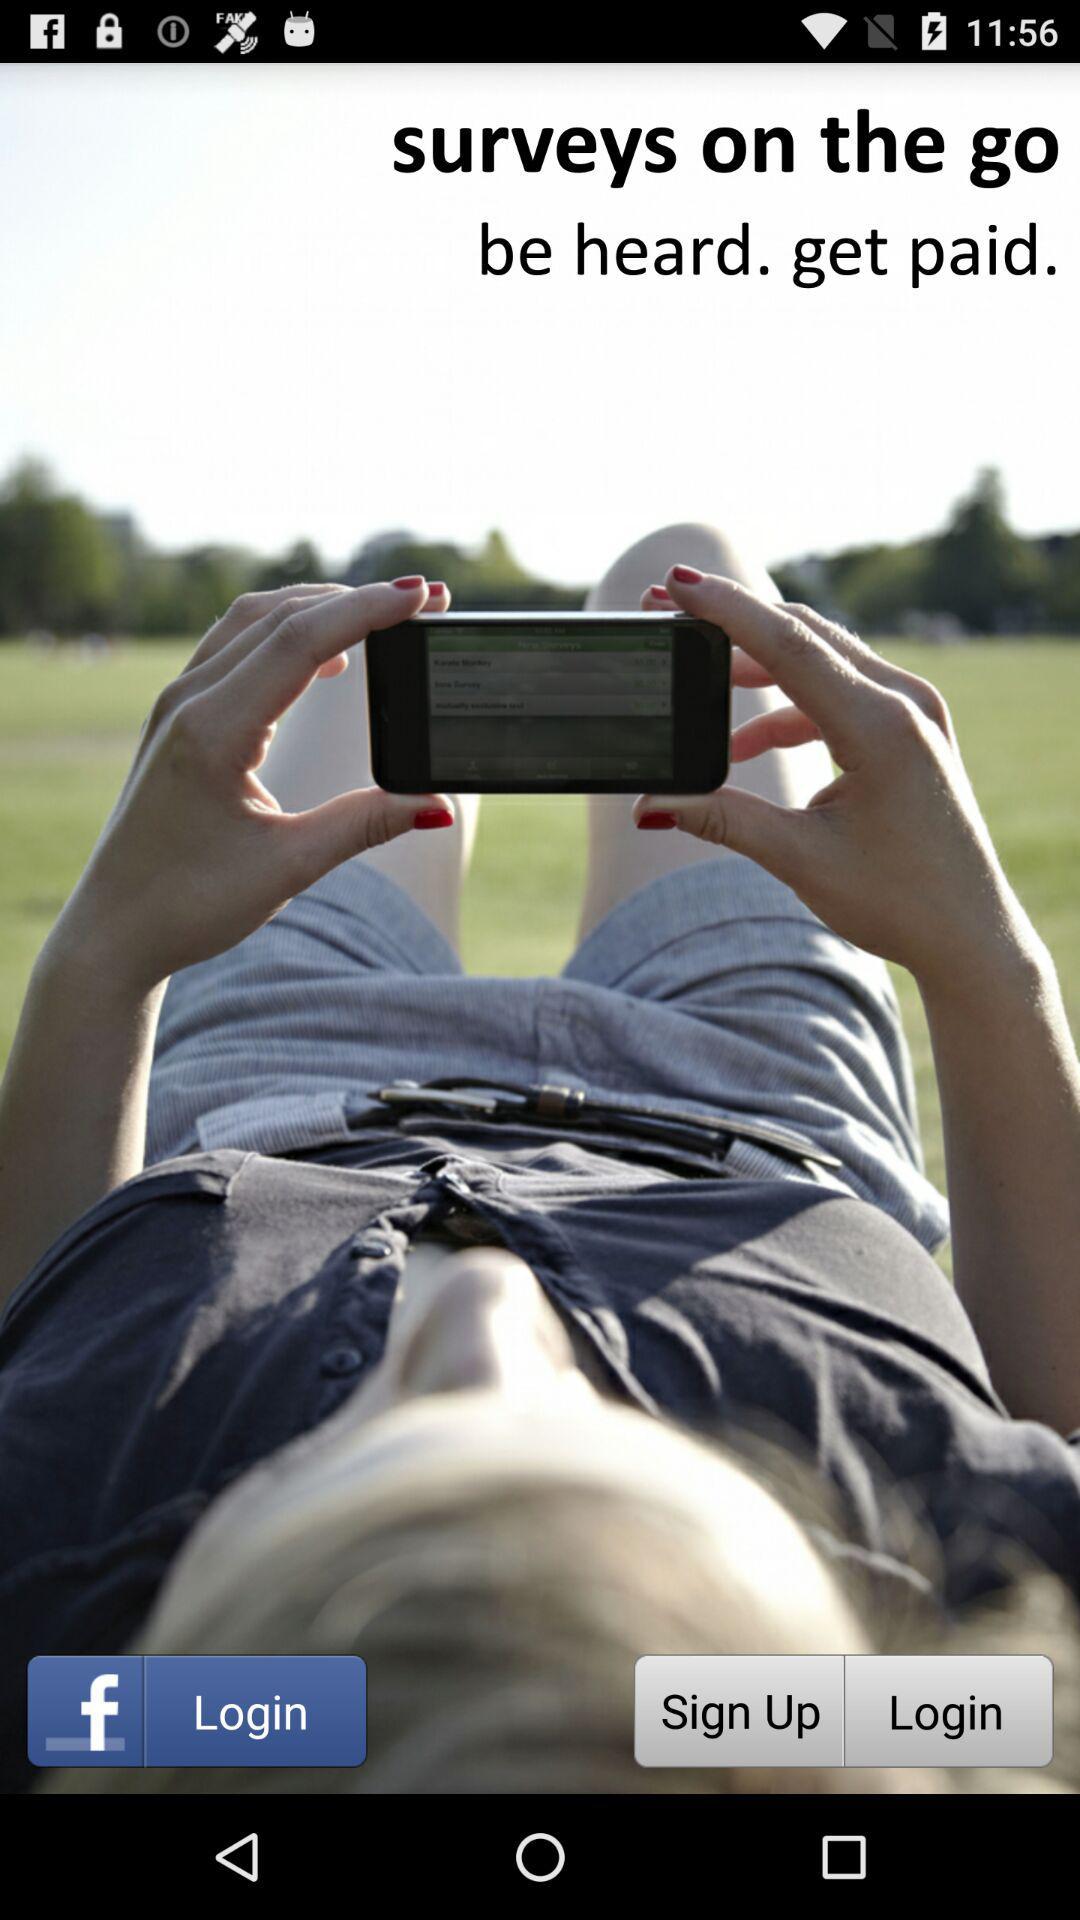 Image resolution: width=1080 pixels, height=1920 pixels. I want to click on the icon next to the login item, so click(738, 1710).